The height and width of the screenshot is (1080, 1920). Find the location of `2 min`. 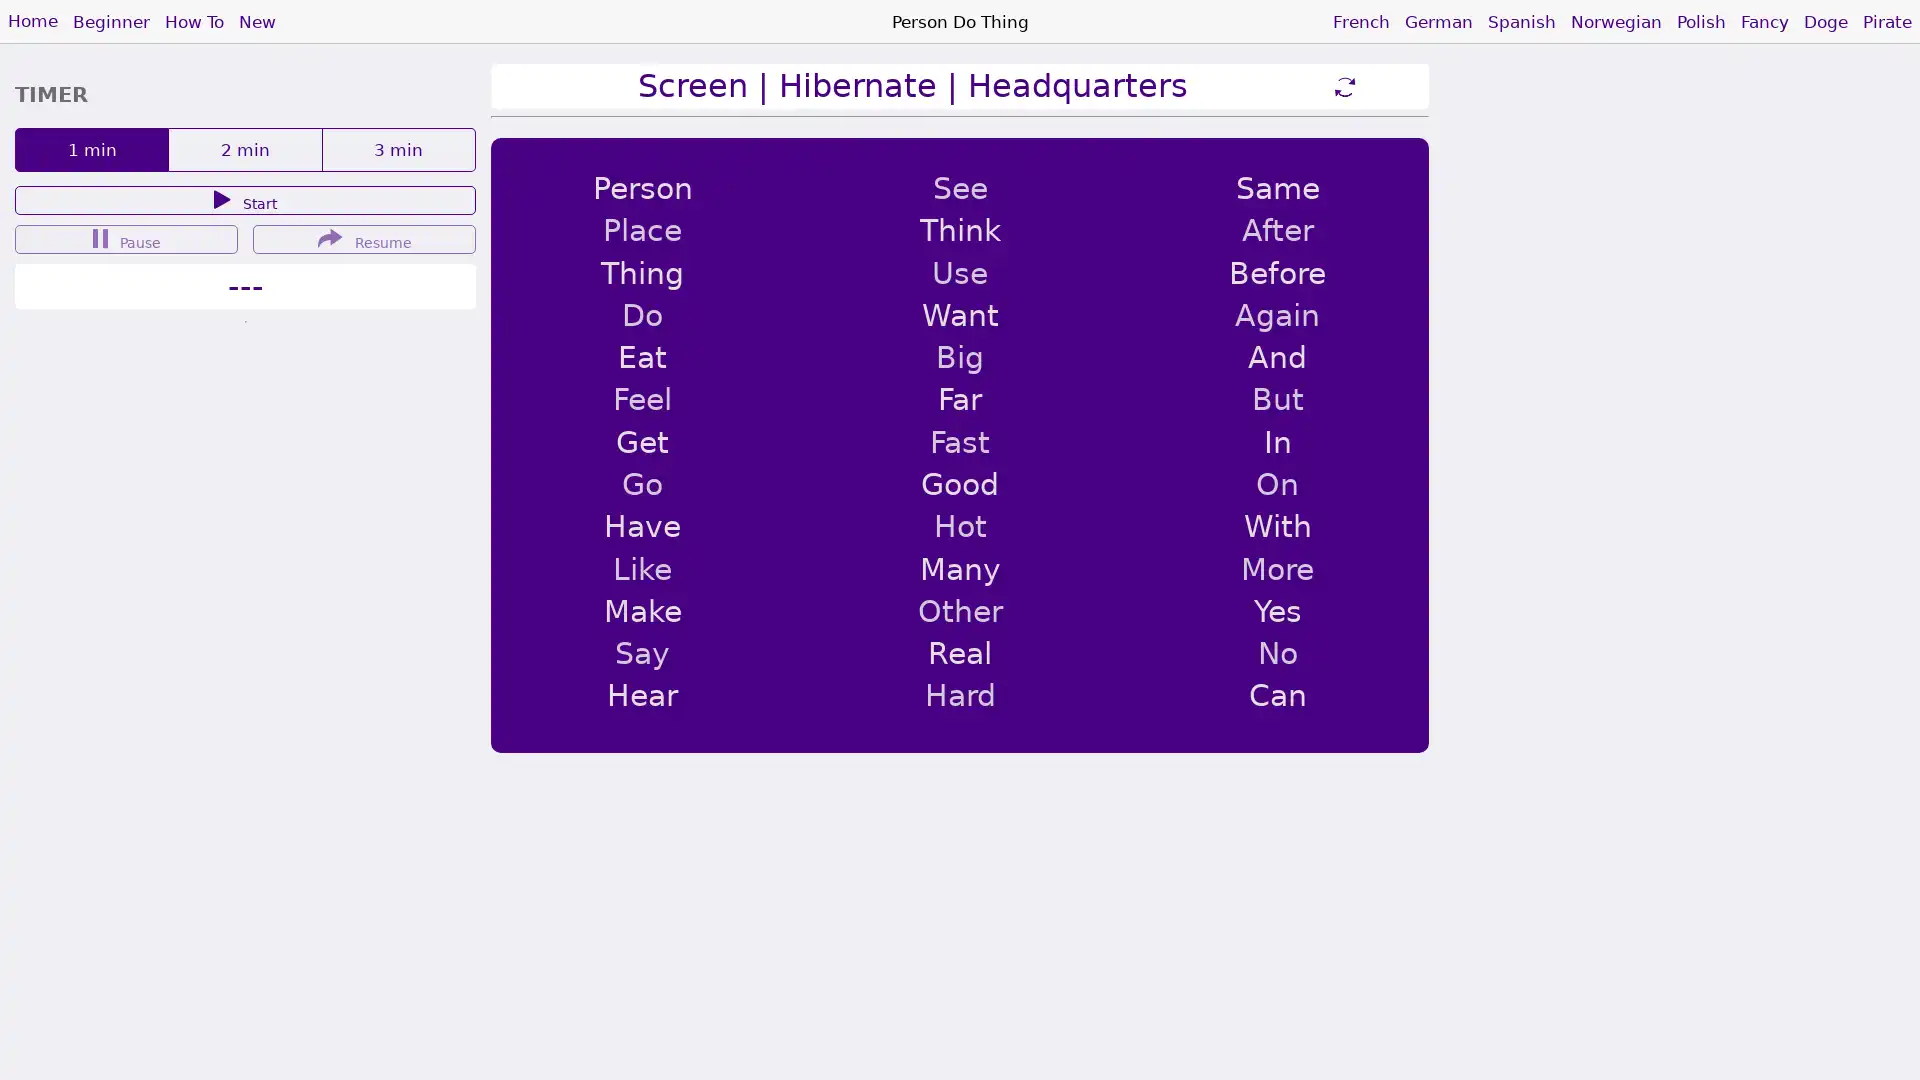

2 min is located at coordinates (244, 149).